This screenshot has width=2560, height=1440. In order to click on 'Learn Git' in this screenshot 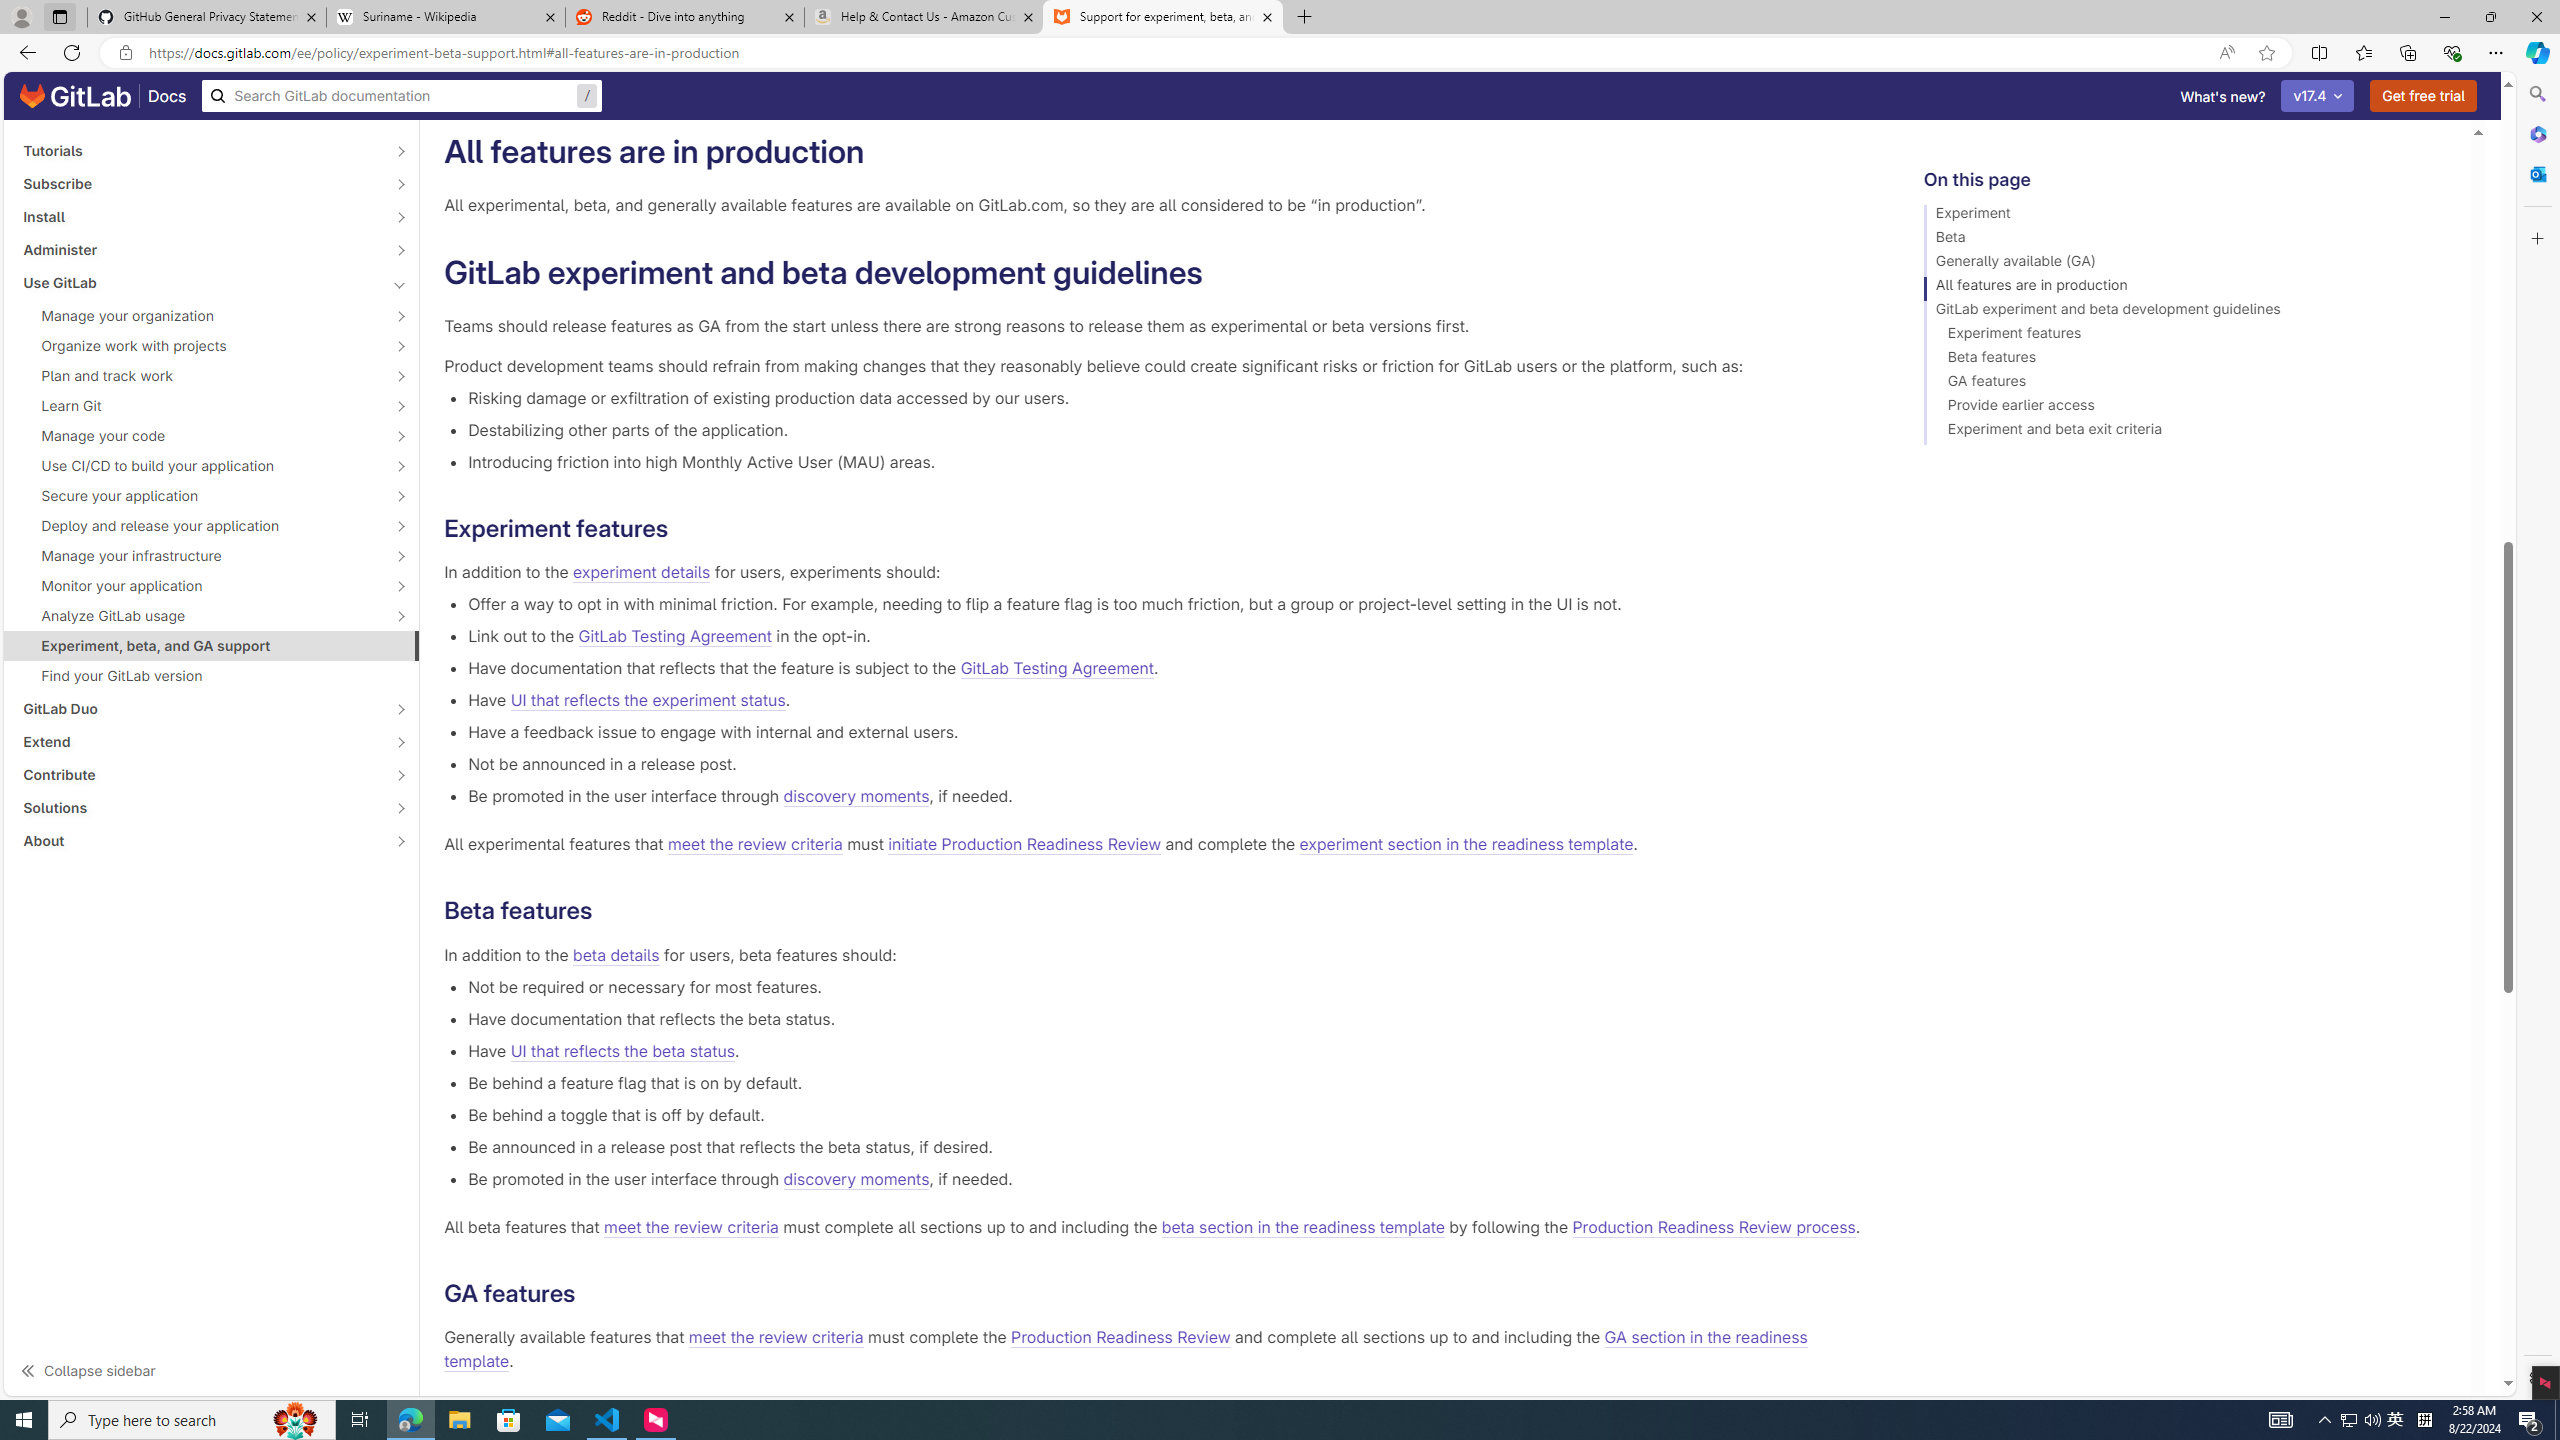, I will do `click(199, 405)`.